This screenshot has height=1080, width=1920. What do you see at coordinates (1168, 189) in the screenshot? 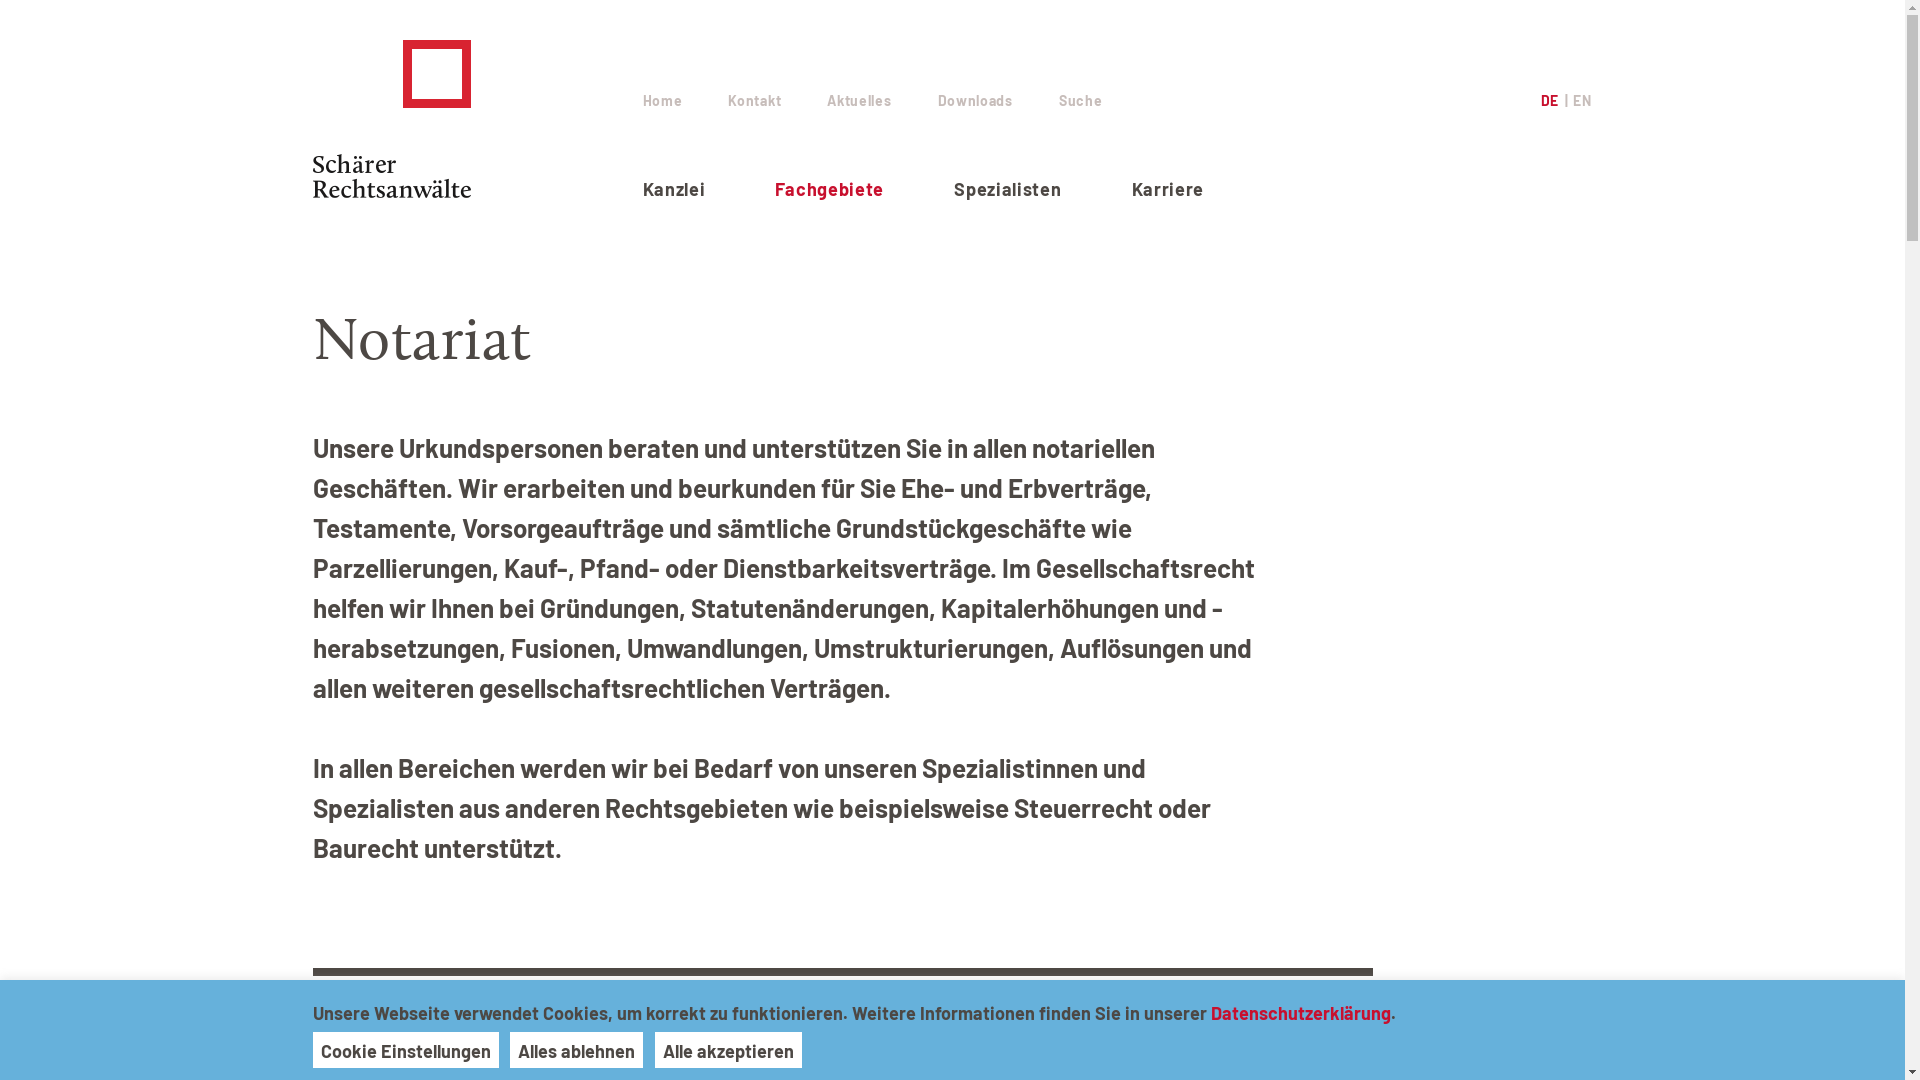
I see `'Karriere'` at bounding box center [1168, 189].